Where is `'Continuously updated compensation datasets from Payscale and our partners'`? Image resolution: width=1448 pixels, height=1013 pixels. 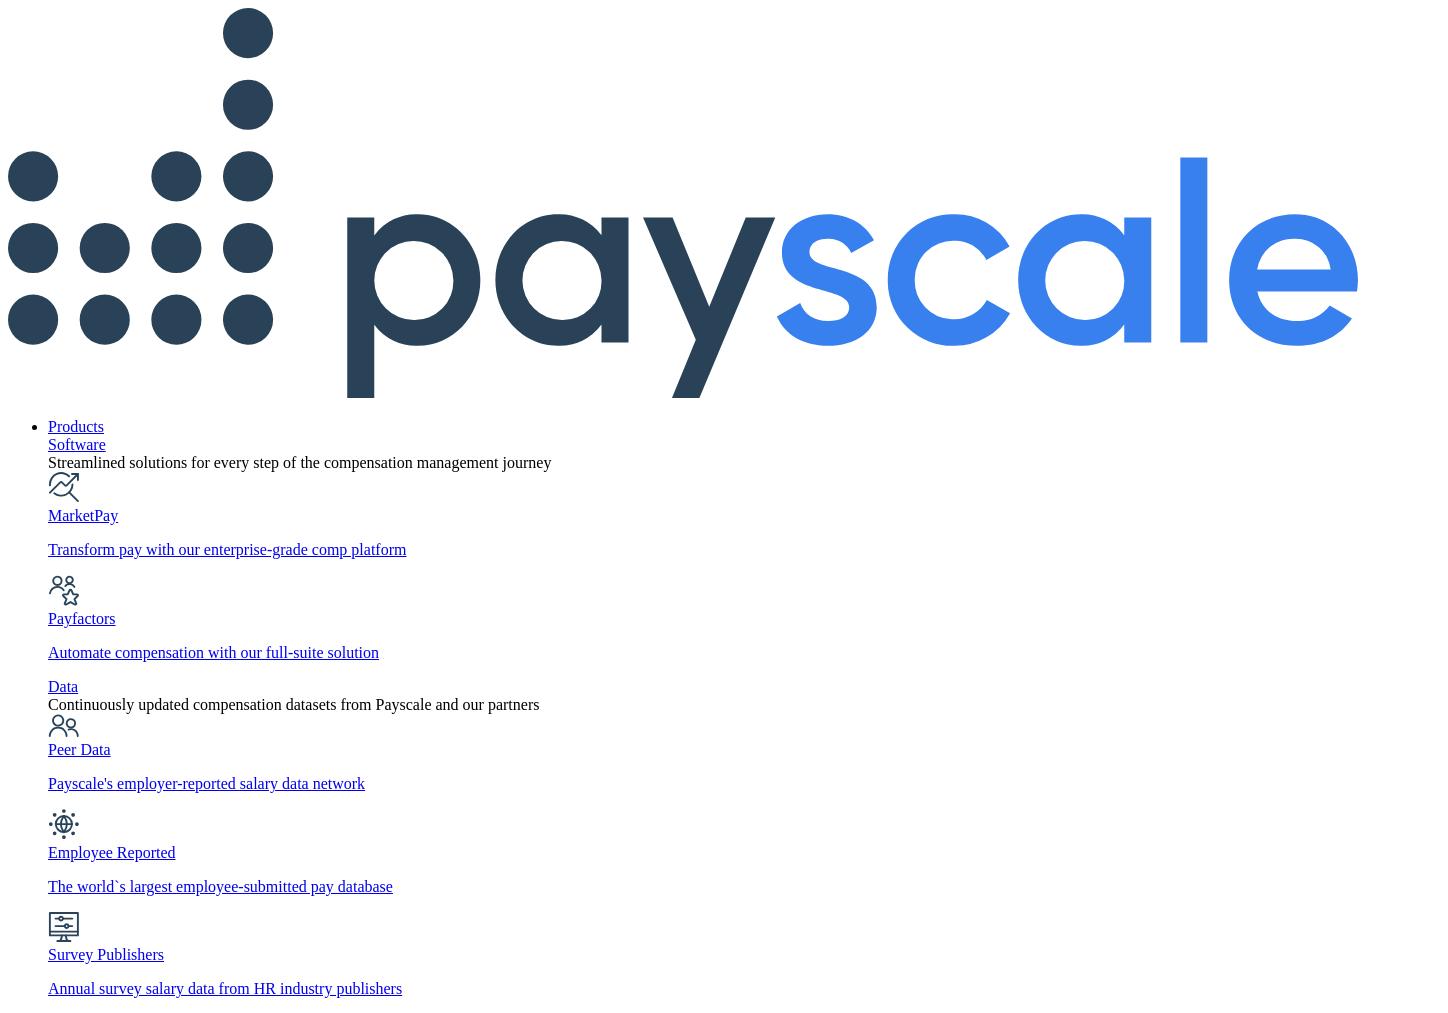
'Continuously updated compensation datasets from Payscale and our partners' is located at coordinates (292, 703).